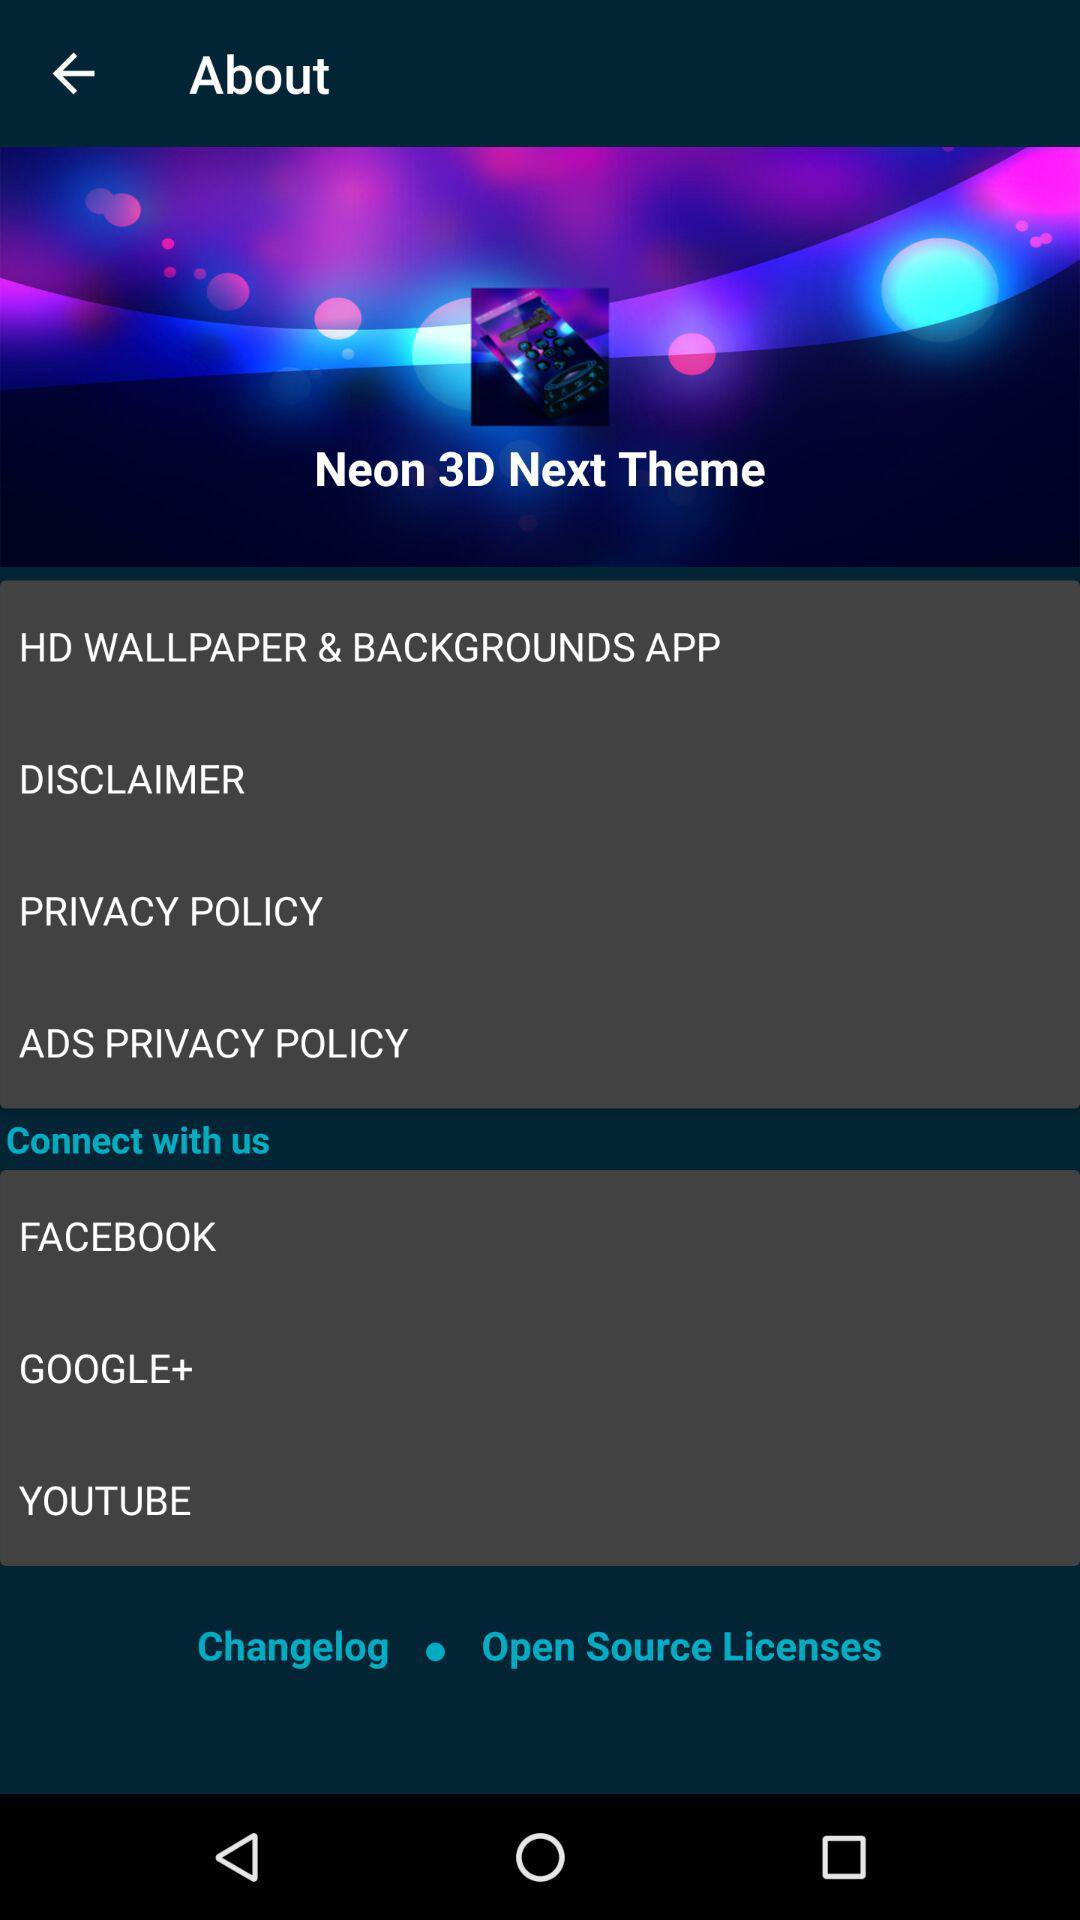 Image resolution: width=1080 pixels, height=1920 pixels. What do you see at coordinates (540, 1367) in the screenshot?
I see `google+ item` at bounding box center [540, 1367].